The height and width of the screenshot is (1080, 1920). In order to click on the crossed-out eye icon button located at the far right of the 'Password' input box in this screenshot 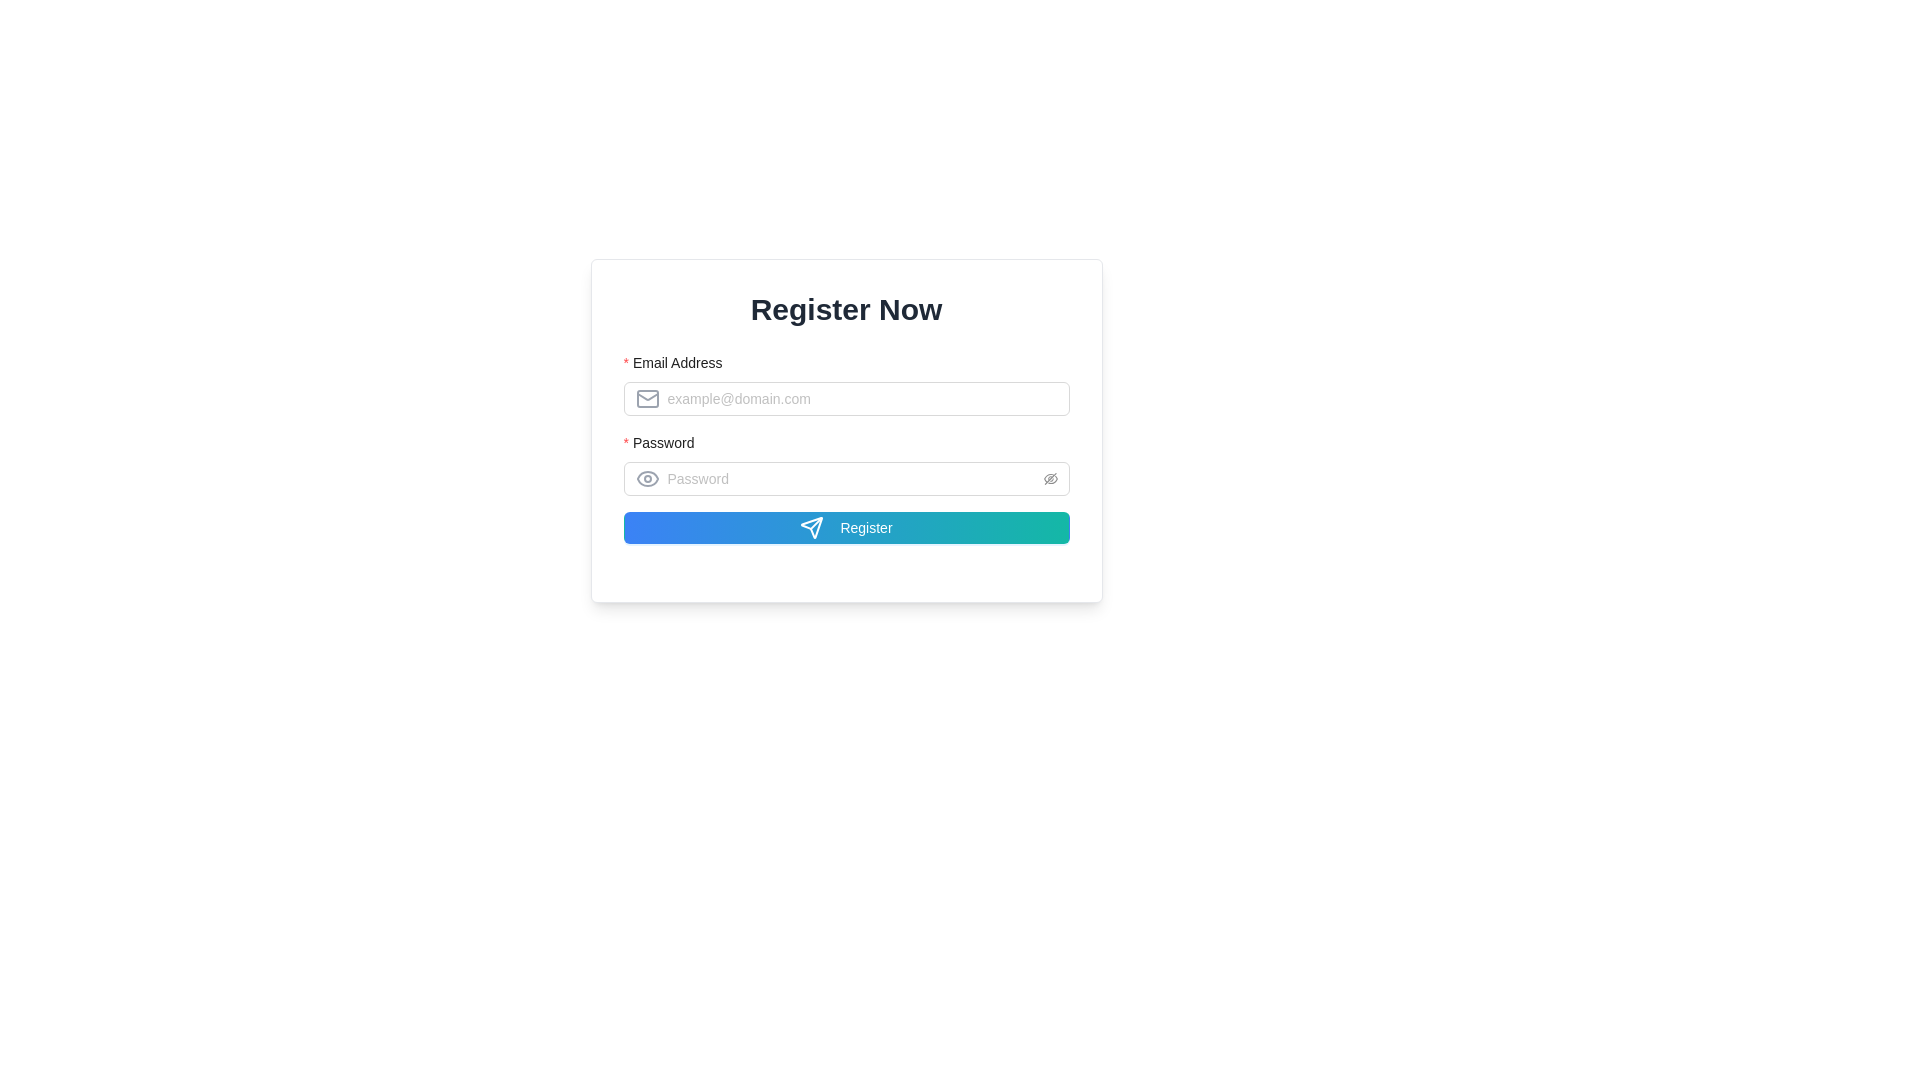, I will do `click(1049, 478)`.